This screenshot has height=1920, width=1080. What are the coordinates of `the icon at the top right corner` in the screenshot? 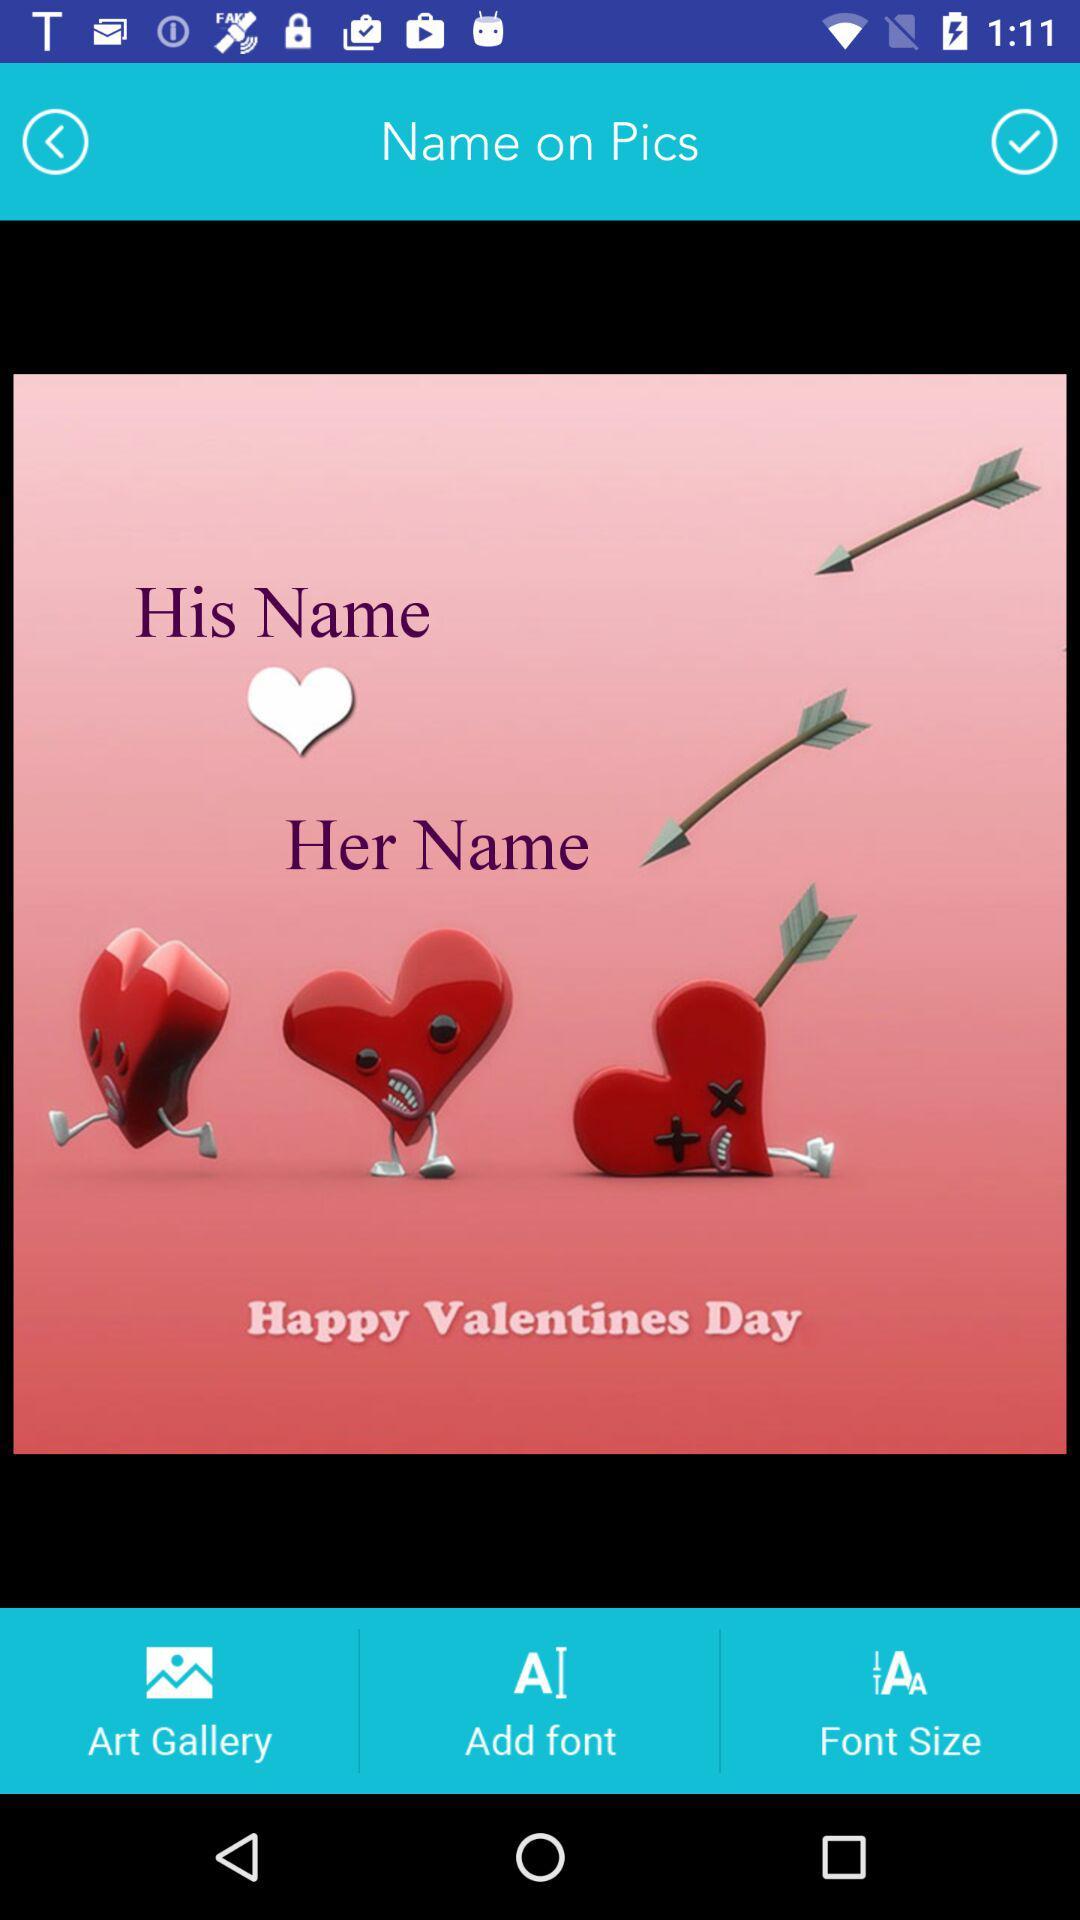 It's located at (1024, 140).